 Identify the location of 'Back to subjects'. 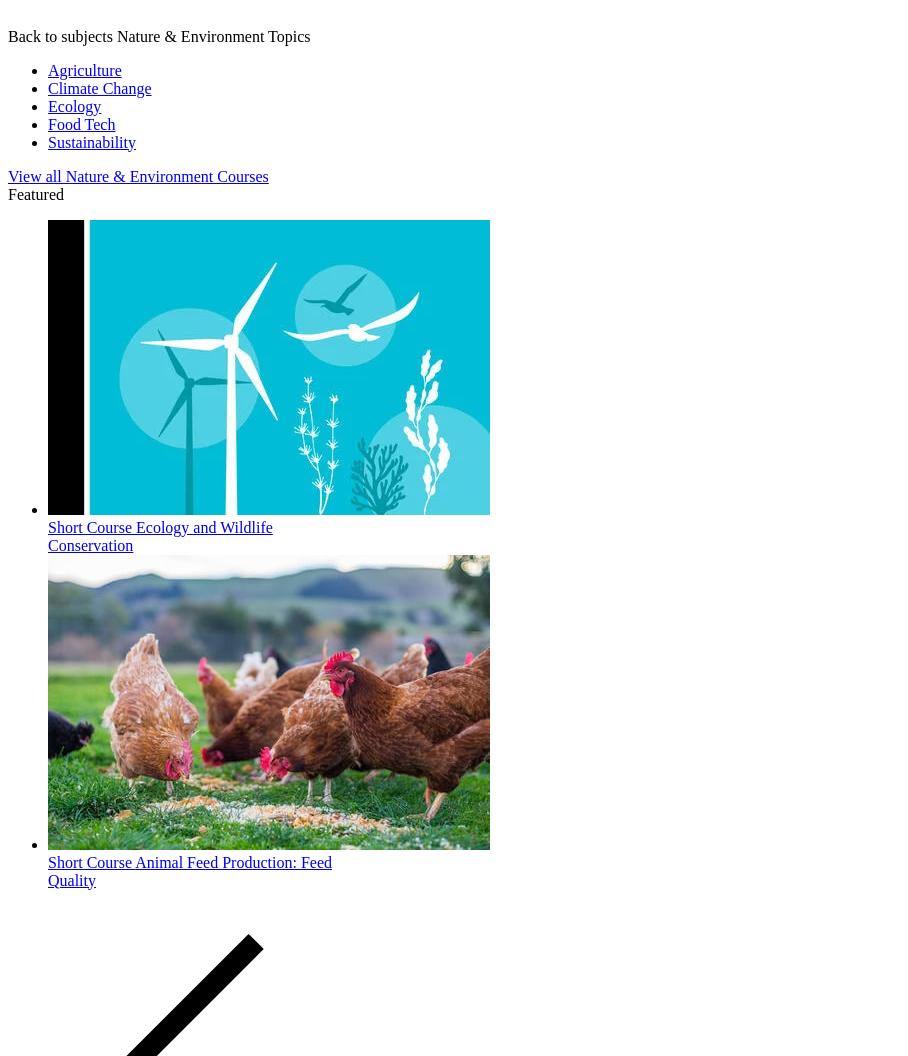
(60, 35).